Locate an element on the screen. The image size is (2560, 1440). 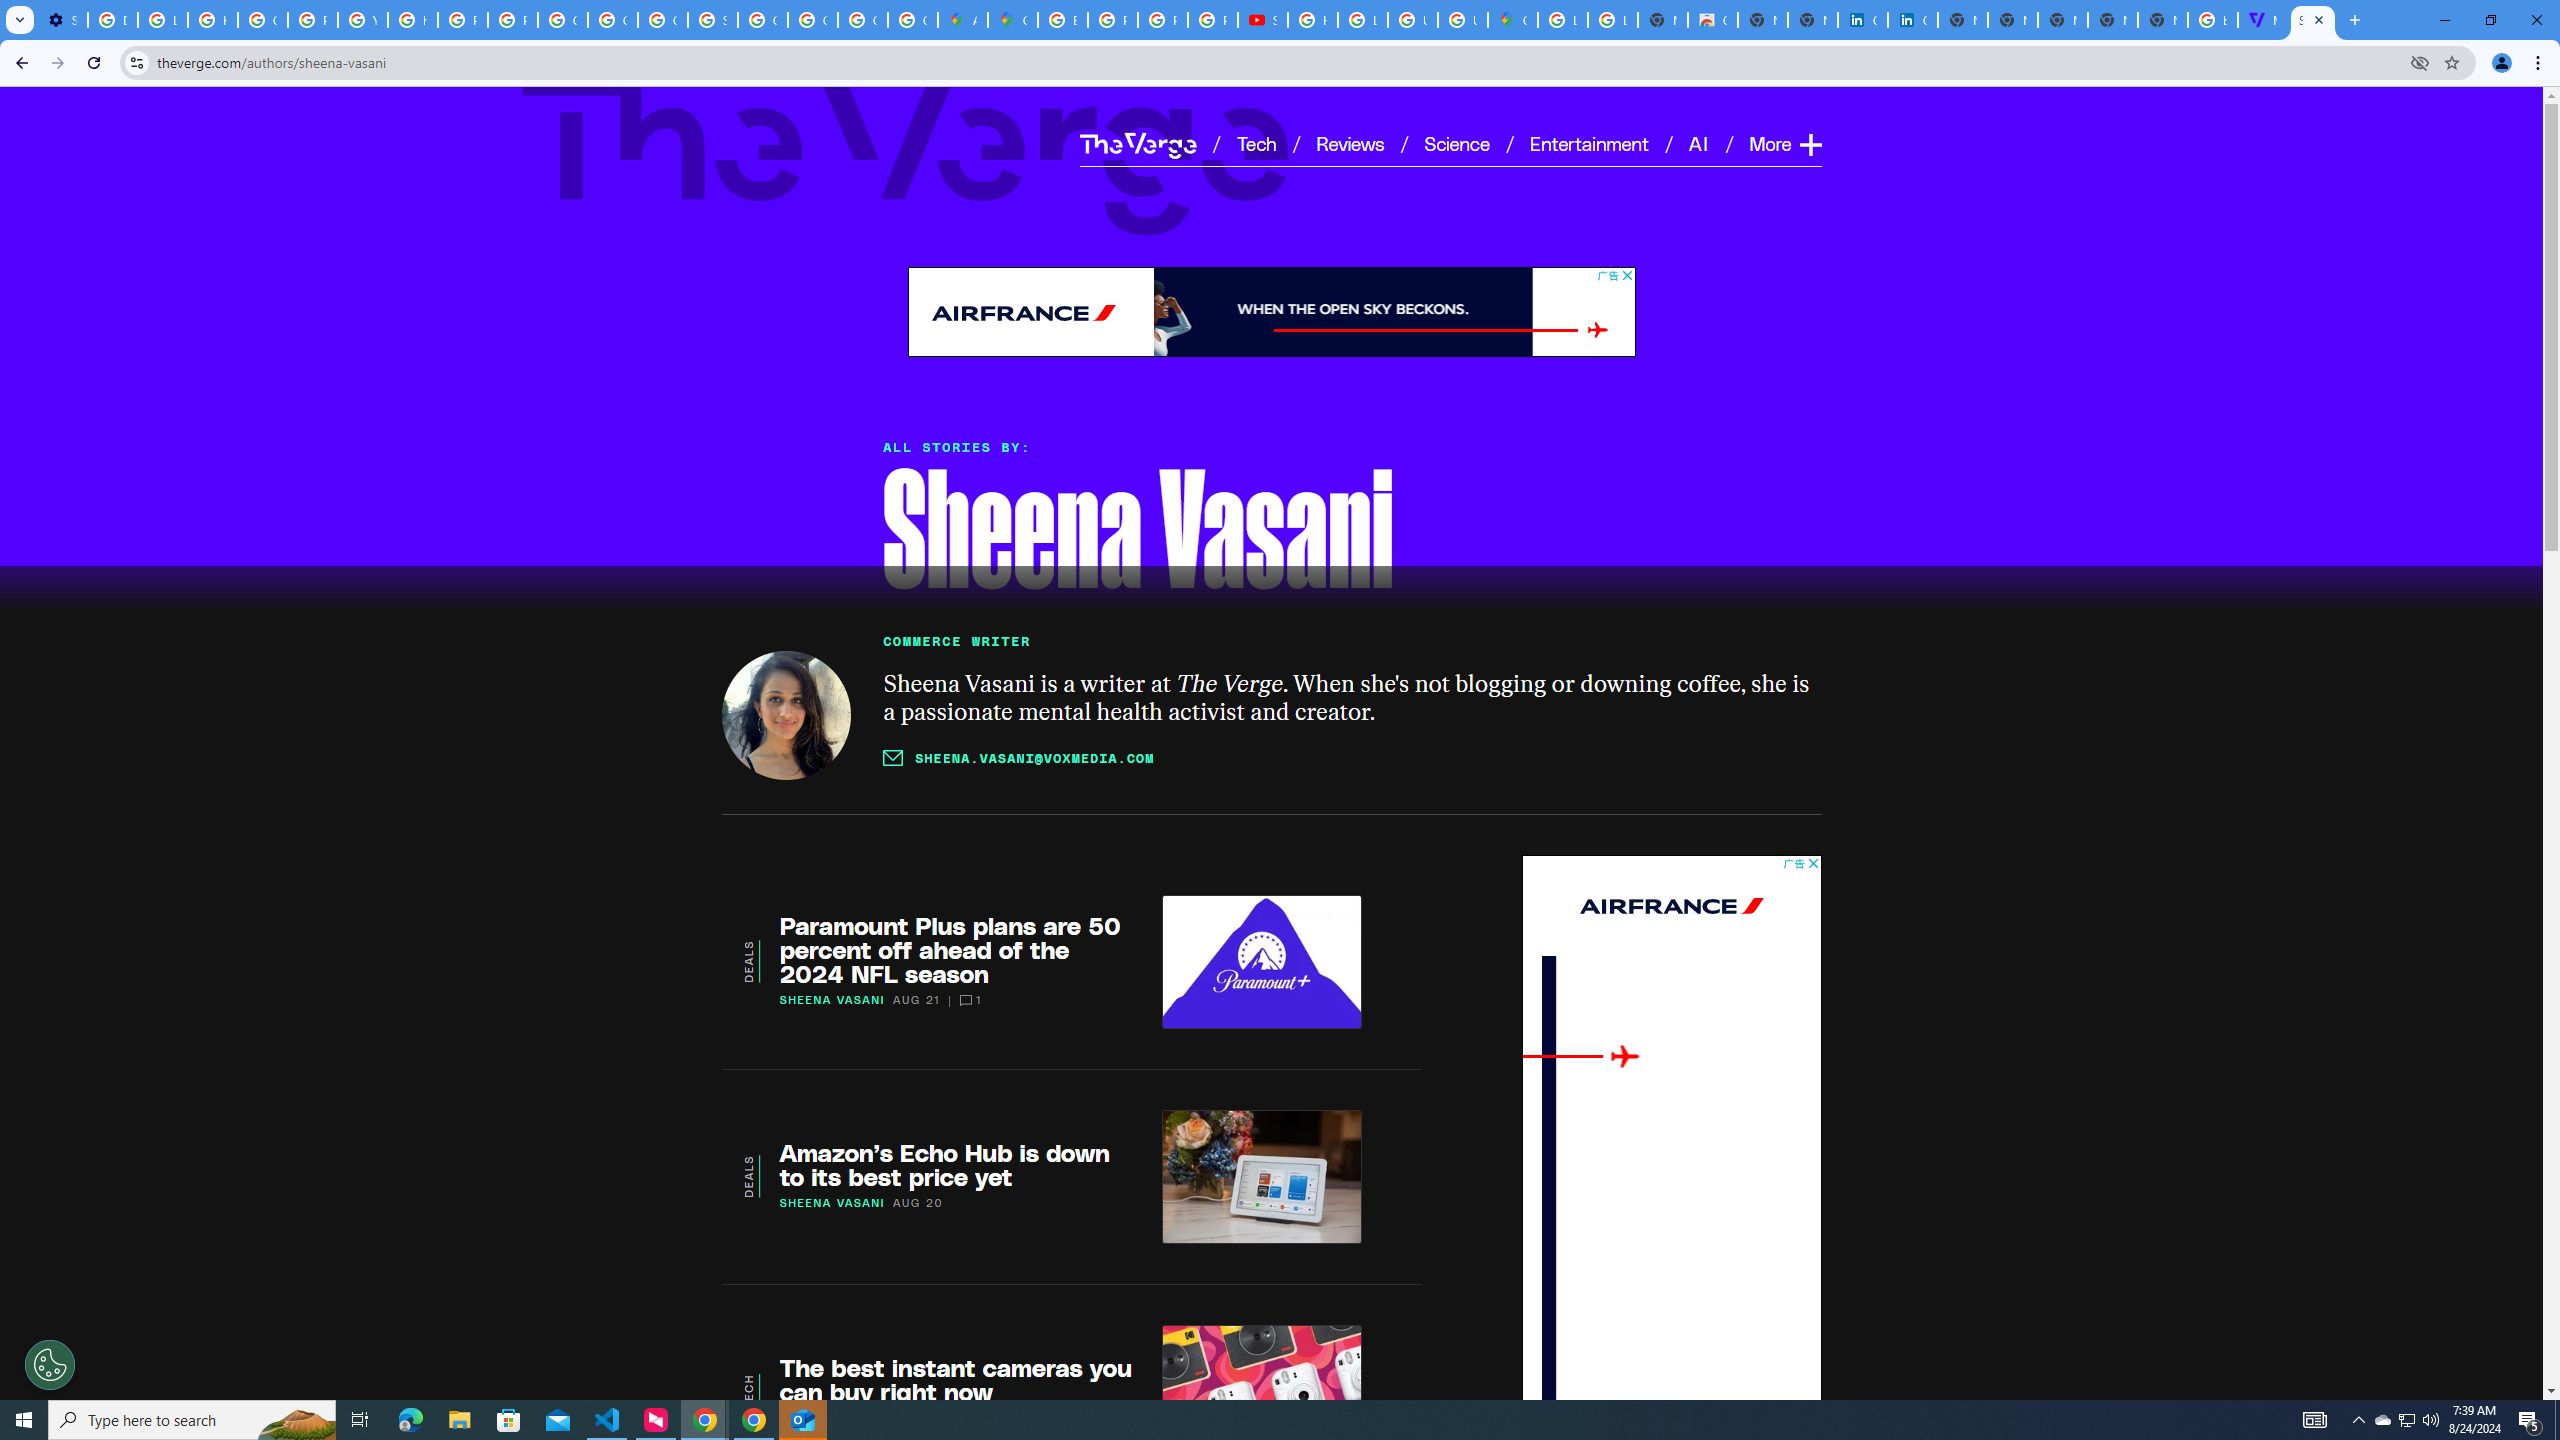
'Google Maps' is located at coordinates (1011, 19).